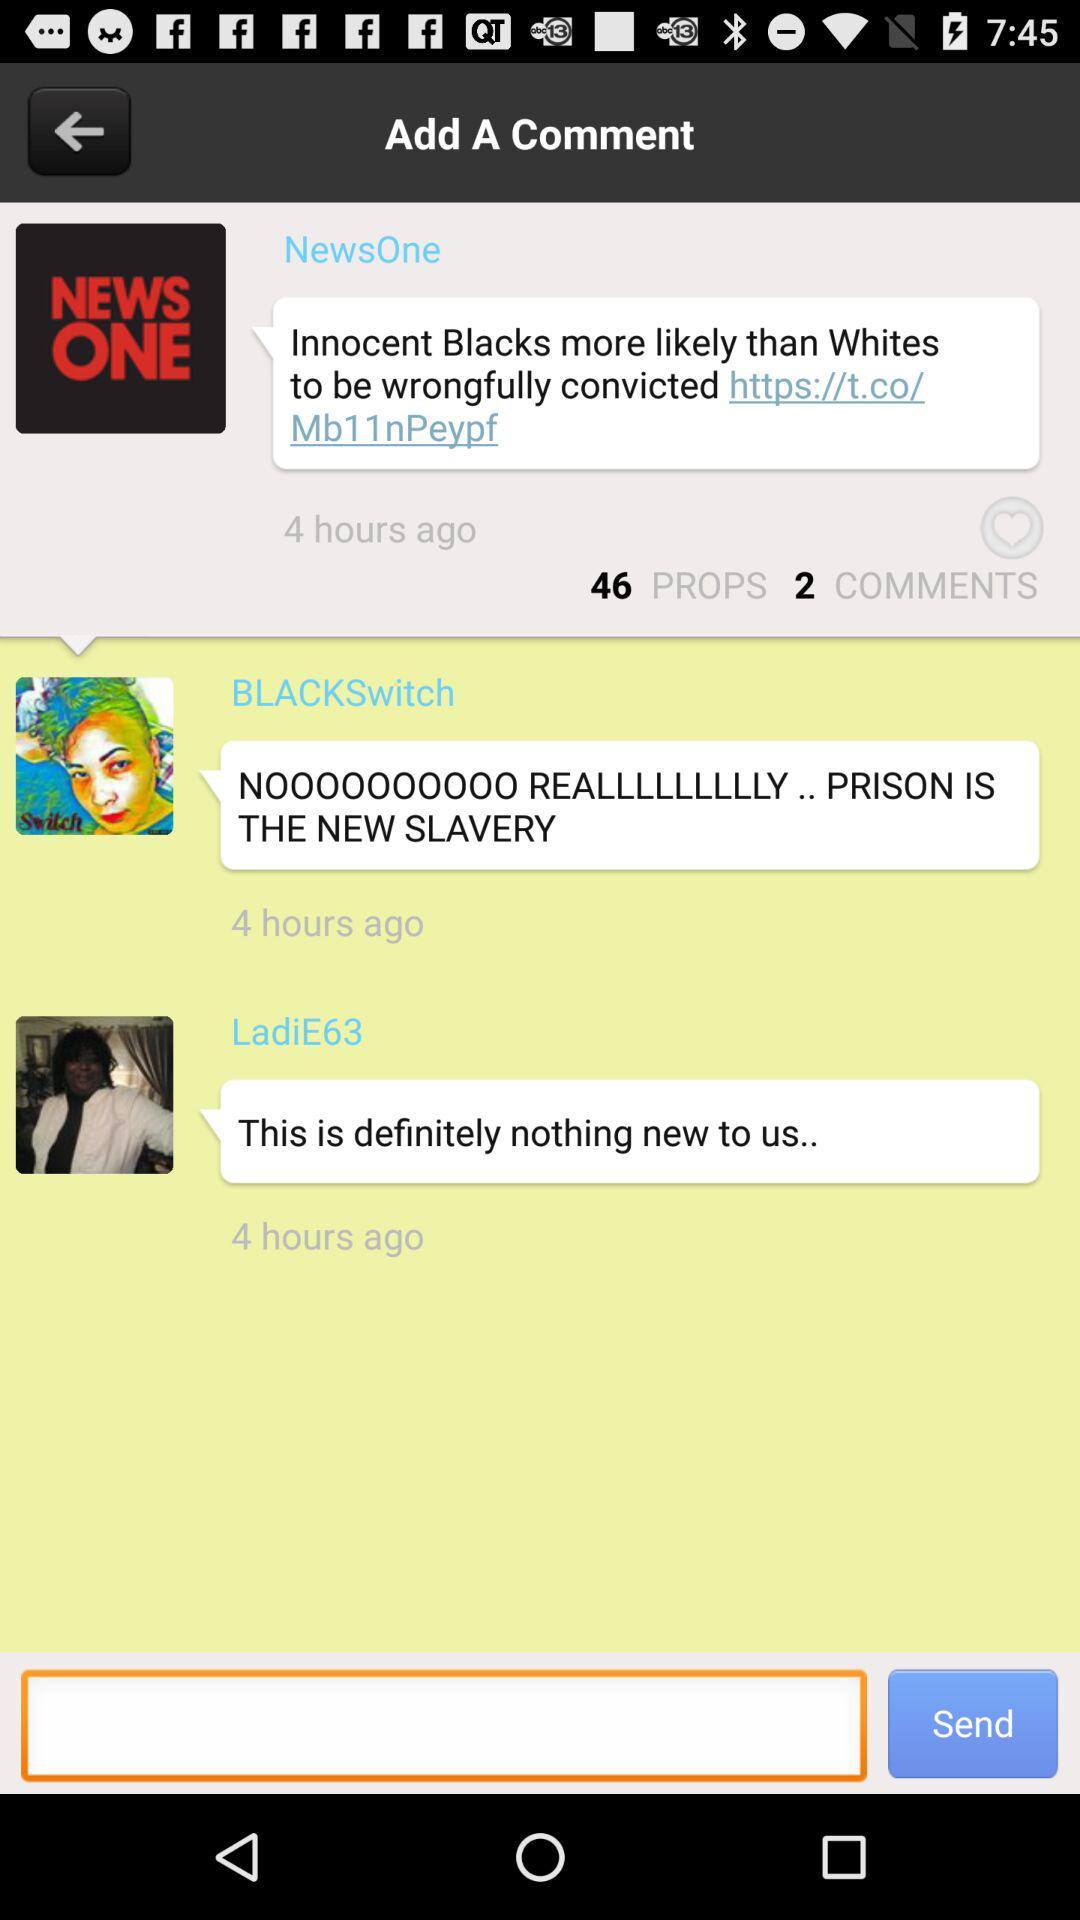 The height and width of the screenshot is (1920, 1080). What do you see at coordinates (617, 1132) in the screenshot?
I see `the item below the ladie63 icon` at bounding box center [617, 1132].